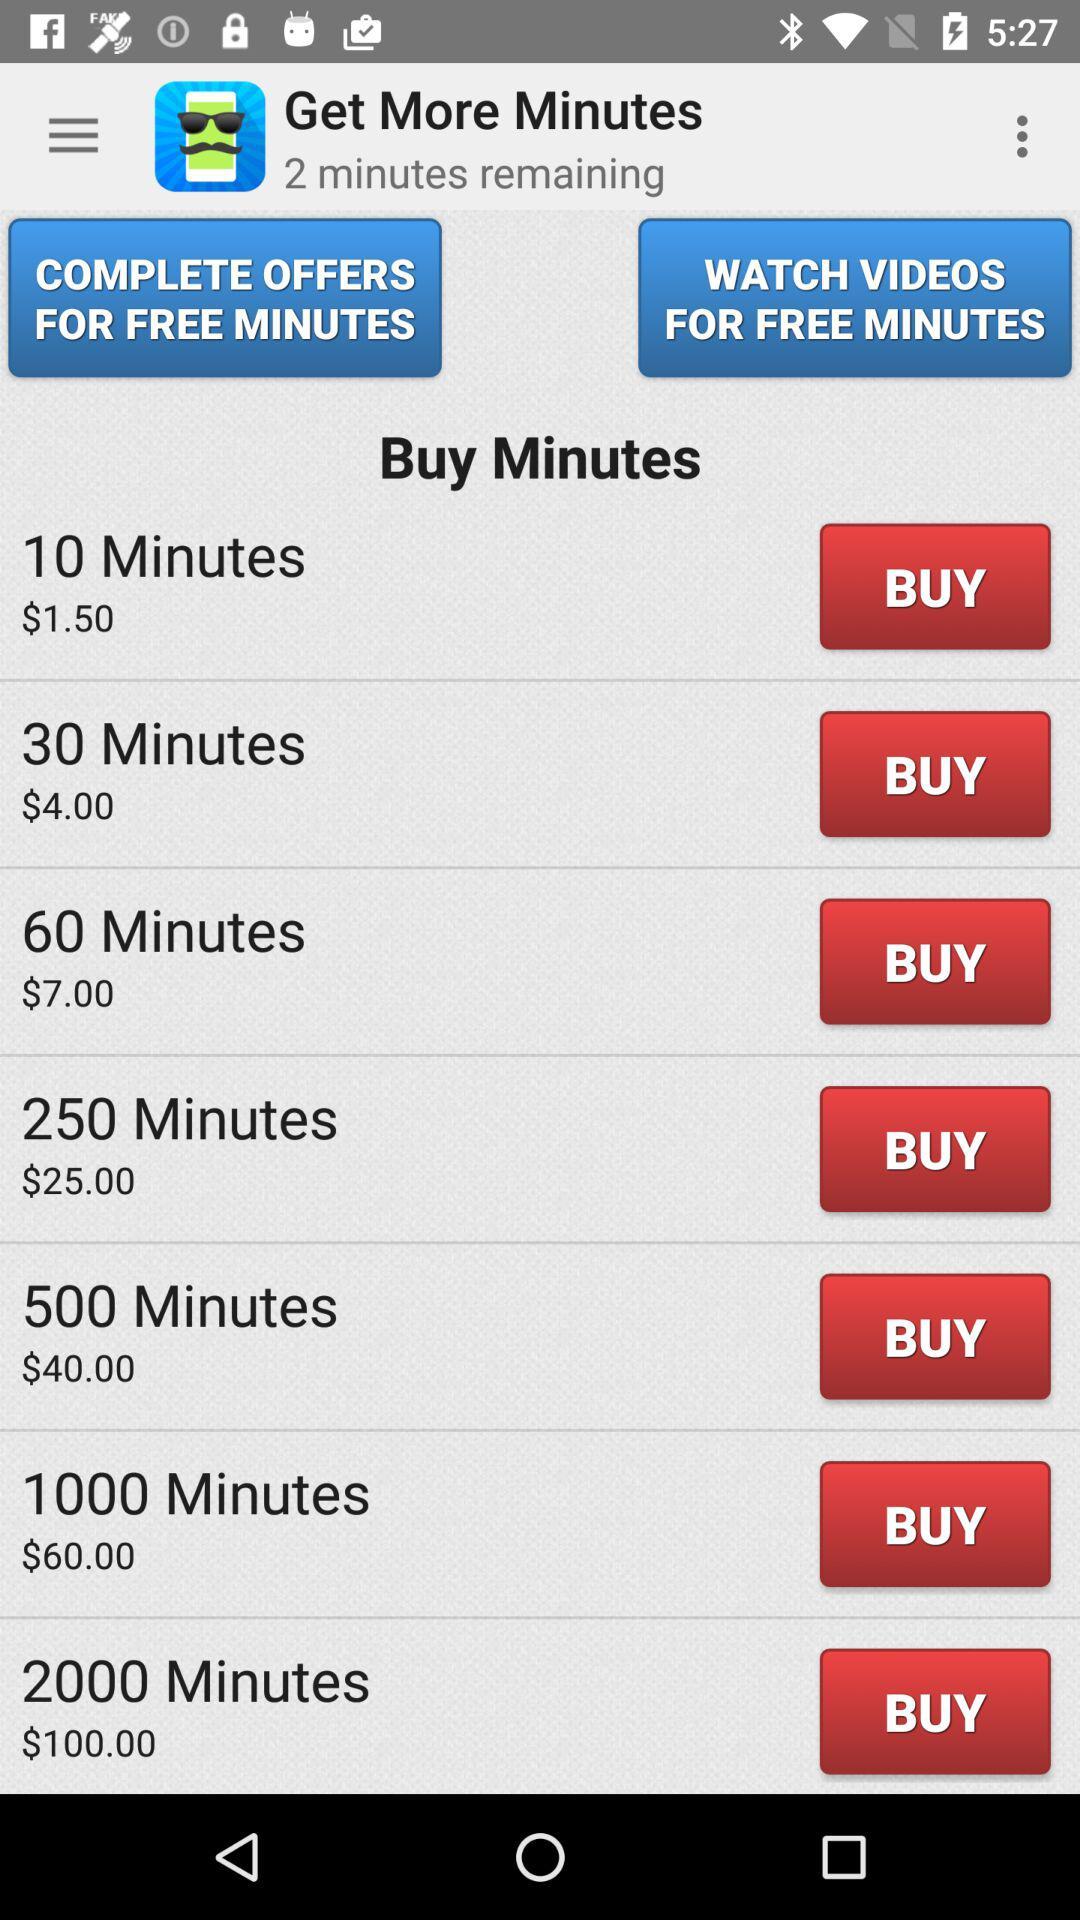 The width and height of the screenshot is (1080, 1920). I want to click on 60 minutes item, so click(162, 927).